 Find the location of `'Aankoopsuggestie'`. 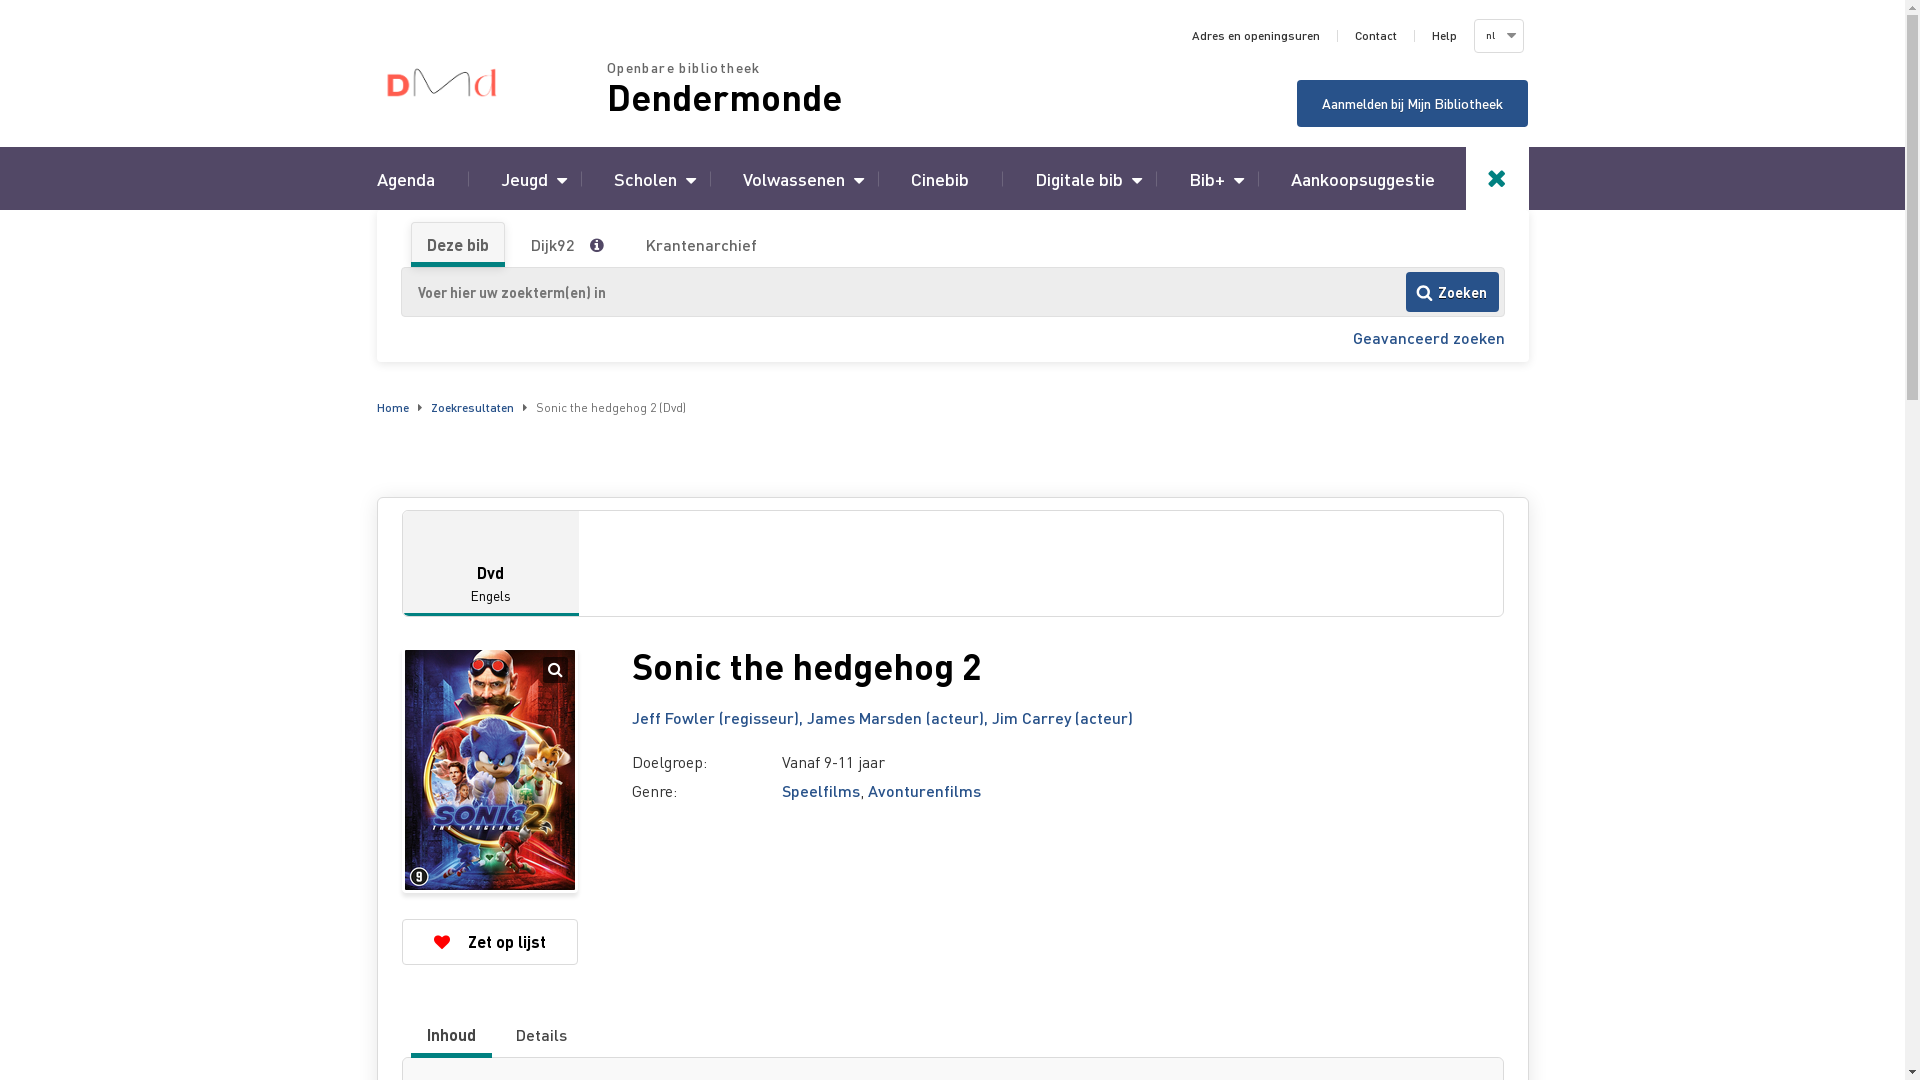

'Aankoopsuggestie' is located at coordinates (1290, 177).